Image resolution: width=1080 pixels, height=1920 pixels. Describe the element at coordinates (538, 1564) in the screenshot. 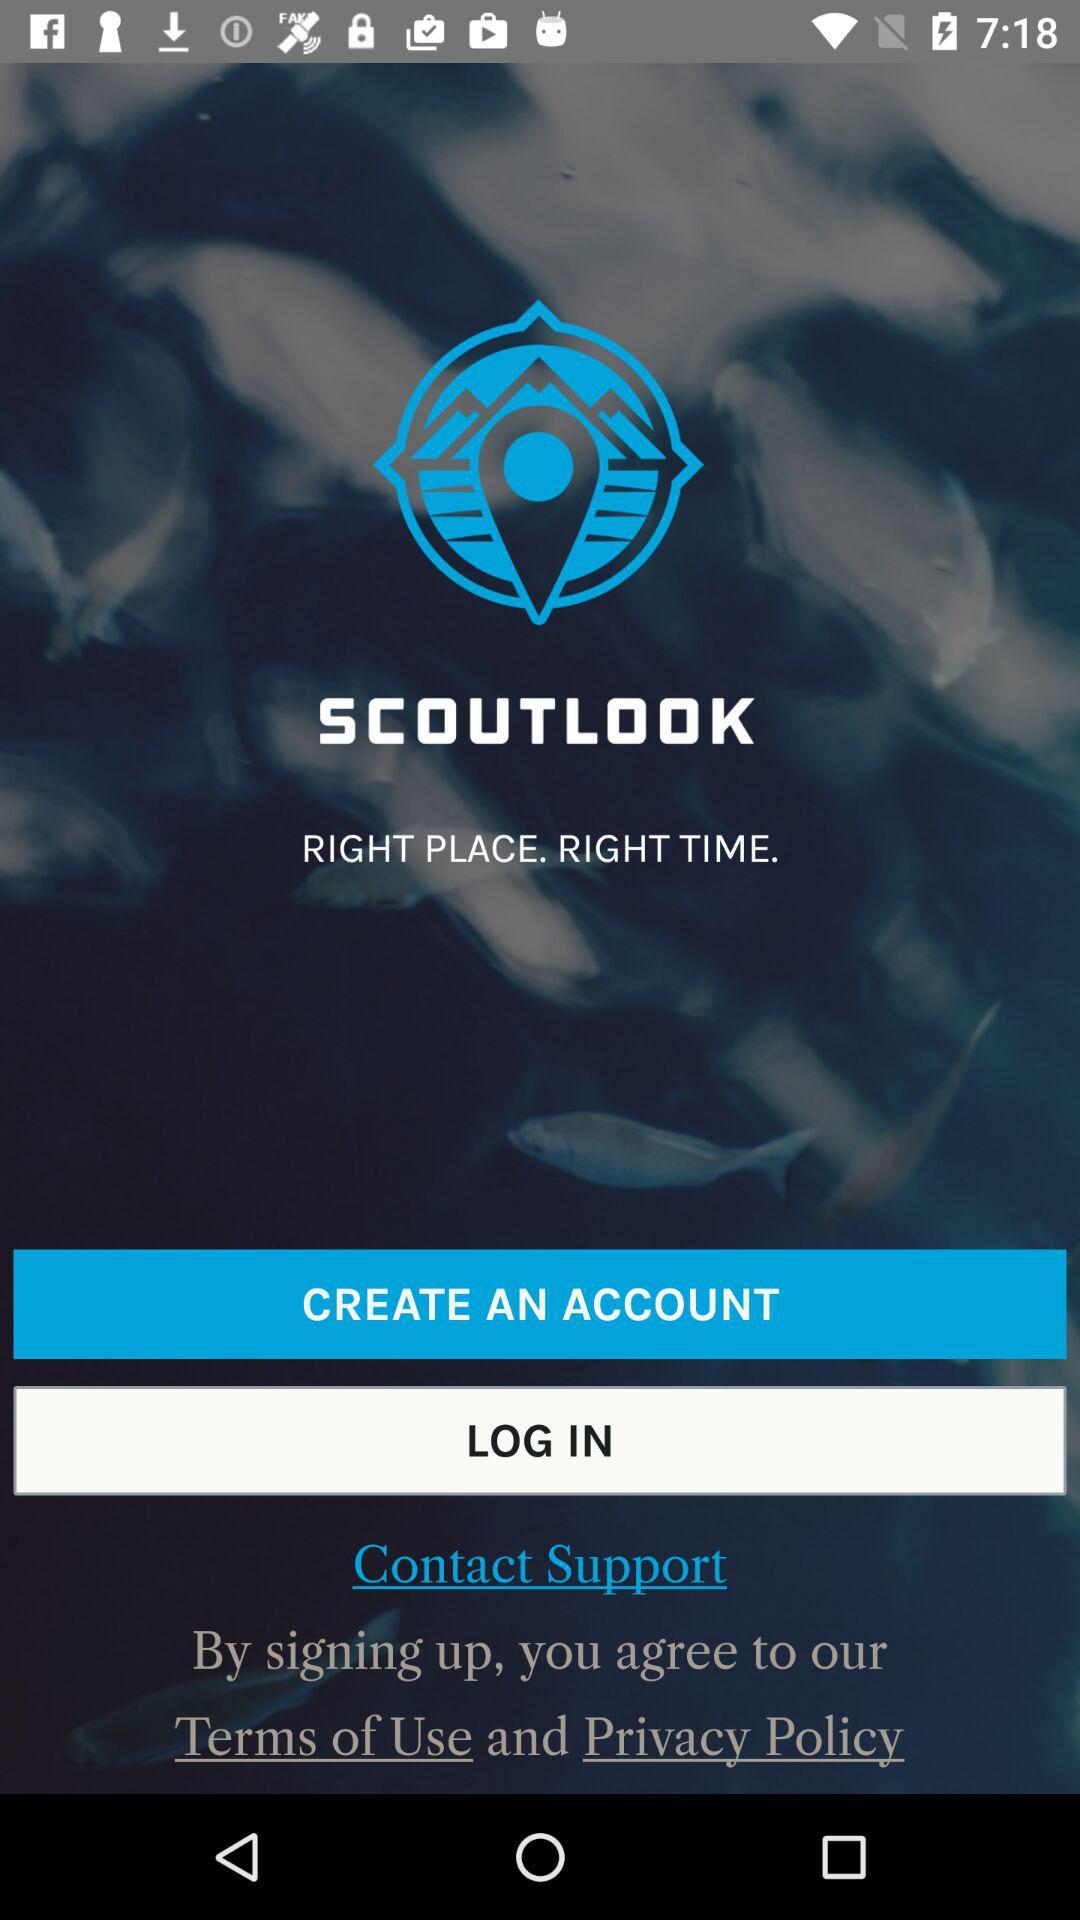

I see `icon above the by signing up icon` at that location.